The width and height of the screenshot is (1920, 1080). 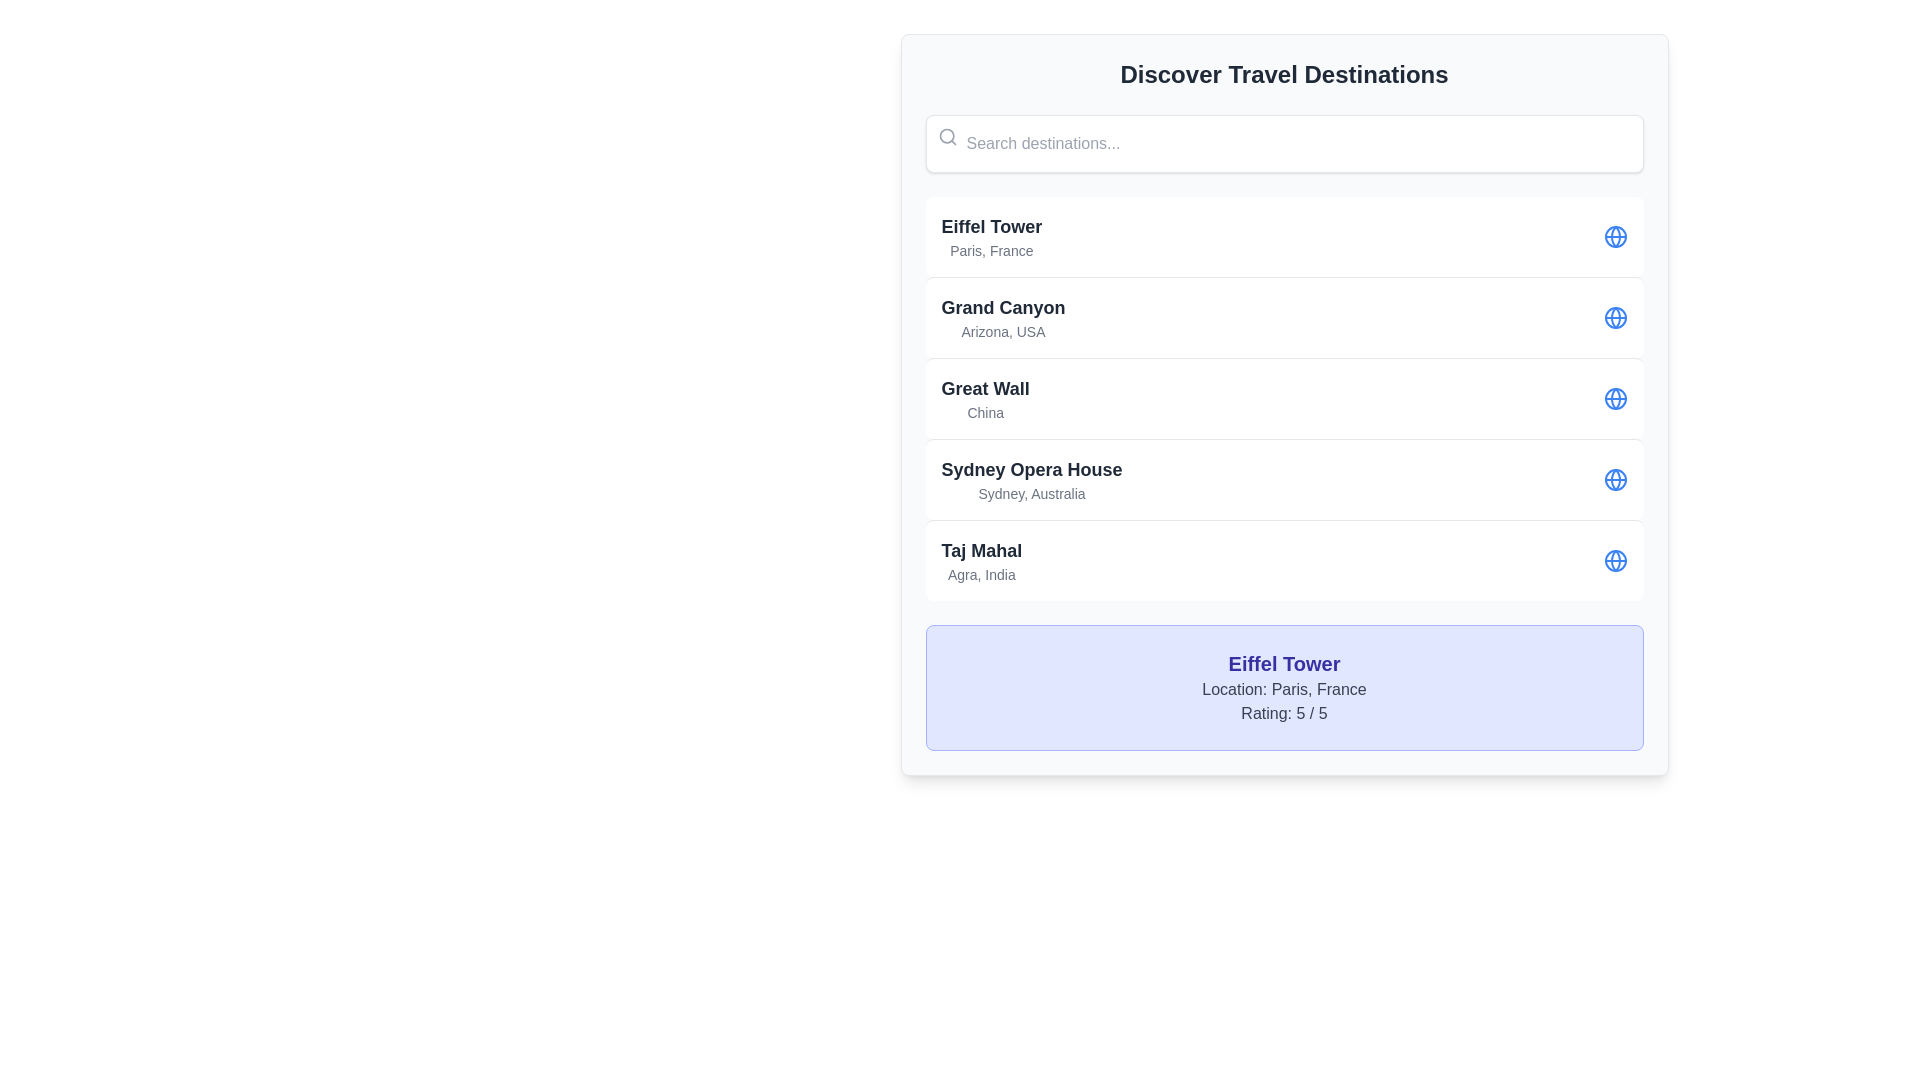 I want to click on the text block containing the title 'Taj Mahal' and the subtitle 'Agra, India', located in the middle of the fifth card in the list of travel destinations, so click(x=981, y=560).